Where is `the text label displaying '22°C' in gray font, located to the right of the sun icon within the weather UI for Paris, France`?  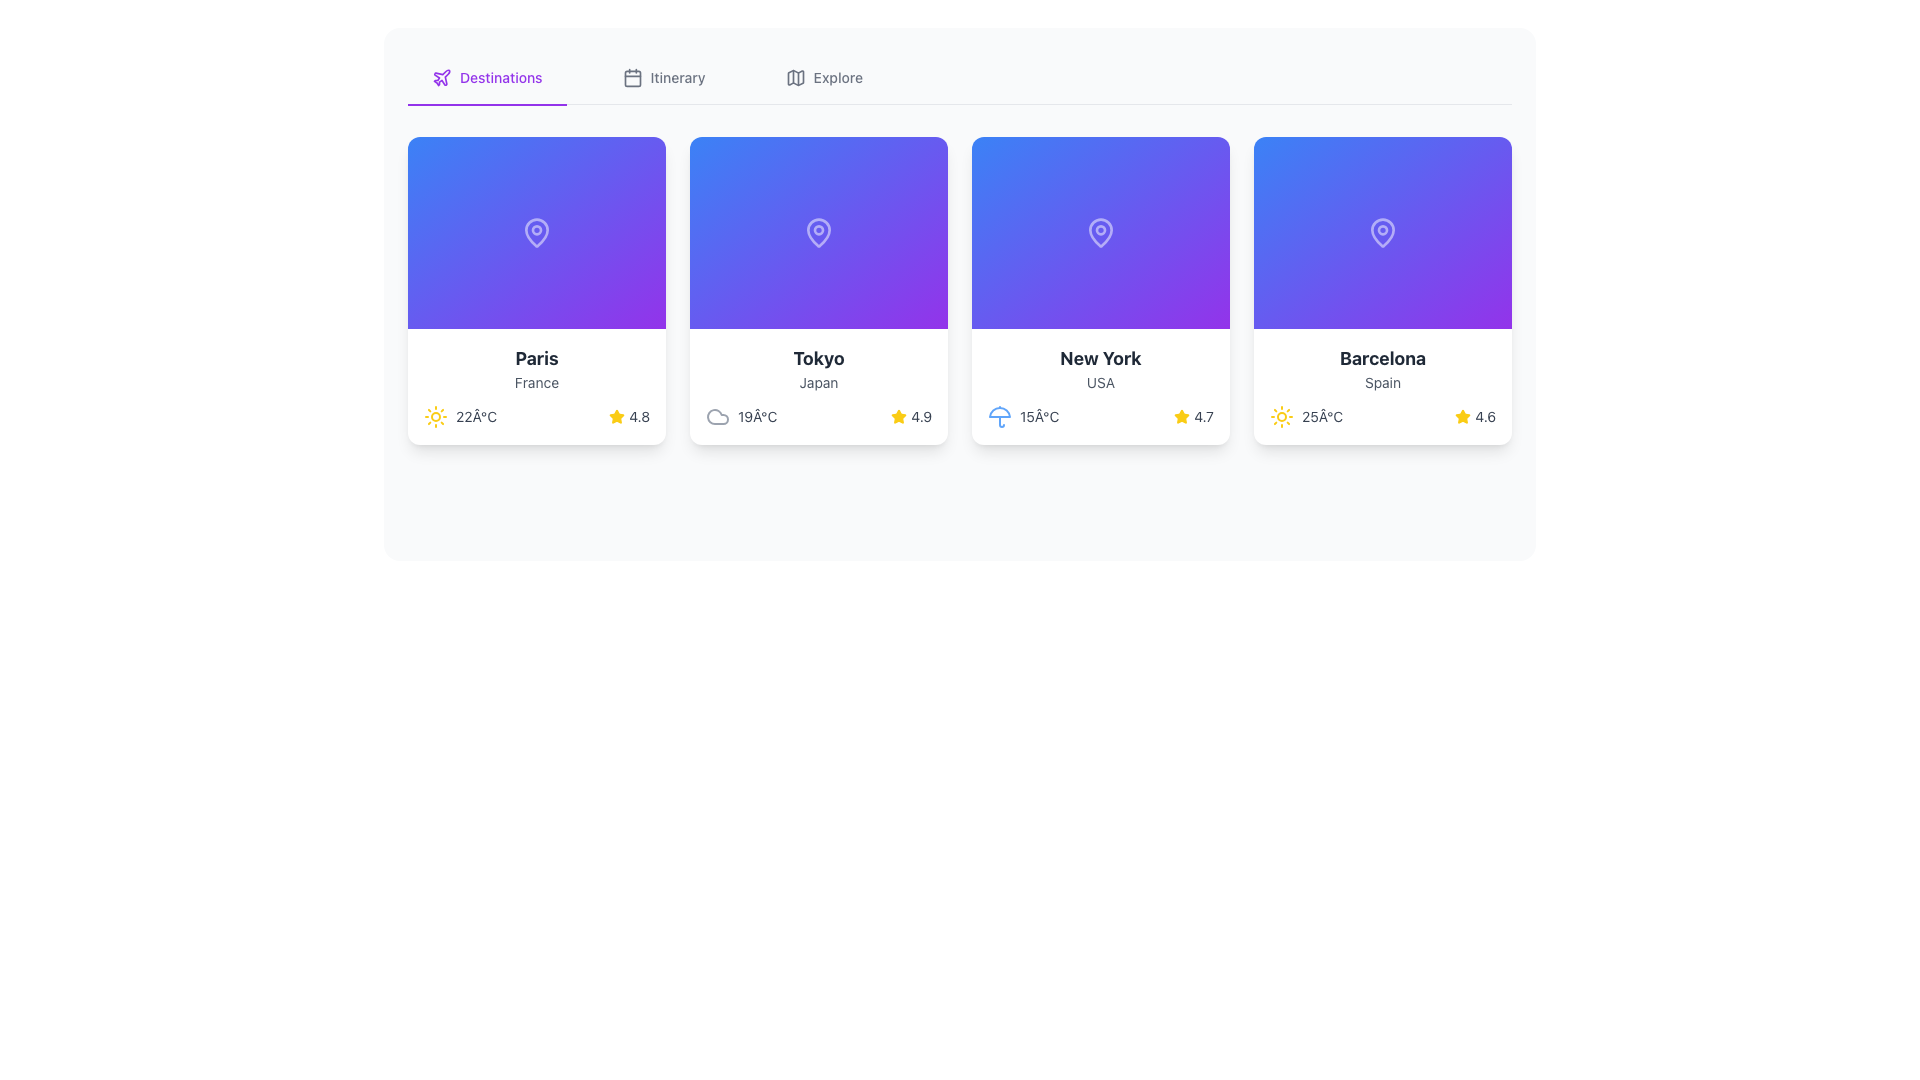 the text label displaying '22°C' in gray font, located to the right of the sun icon within the weather UI for Paris, France is located at coordinates (475, 415).